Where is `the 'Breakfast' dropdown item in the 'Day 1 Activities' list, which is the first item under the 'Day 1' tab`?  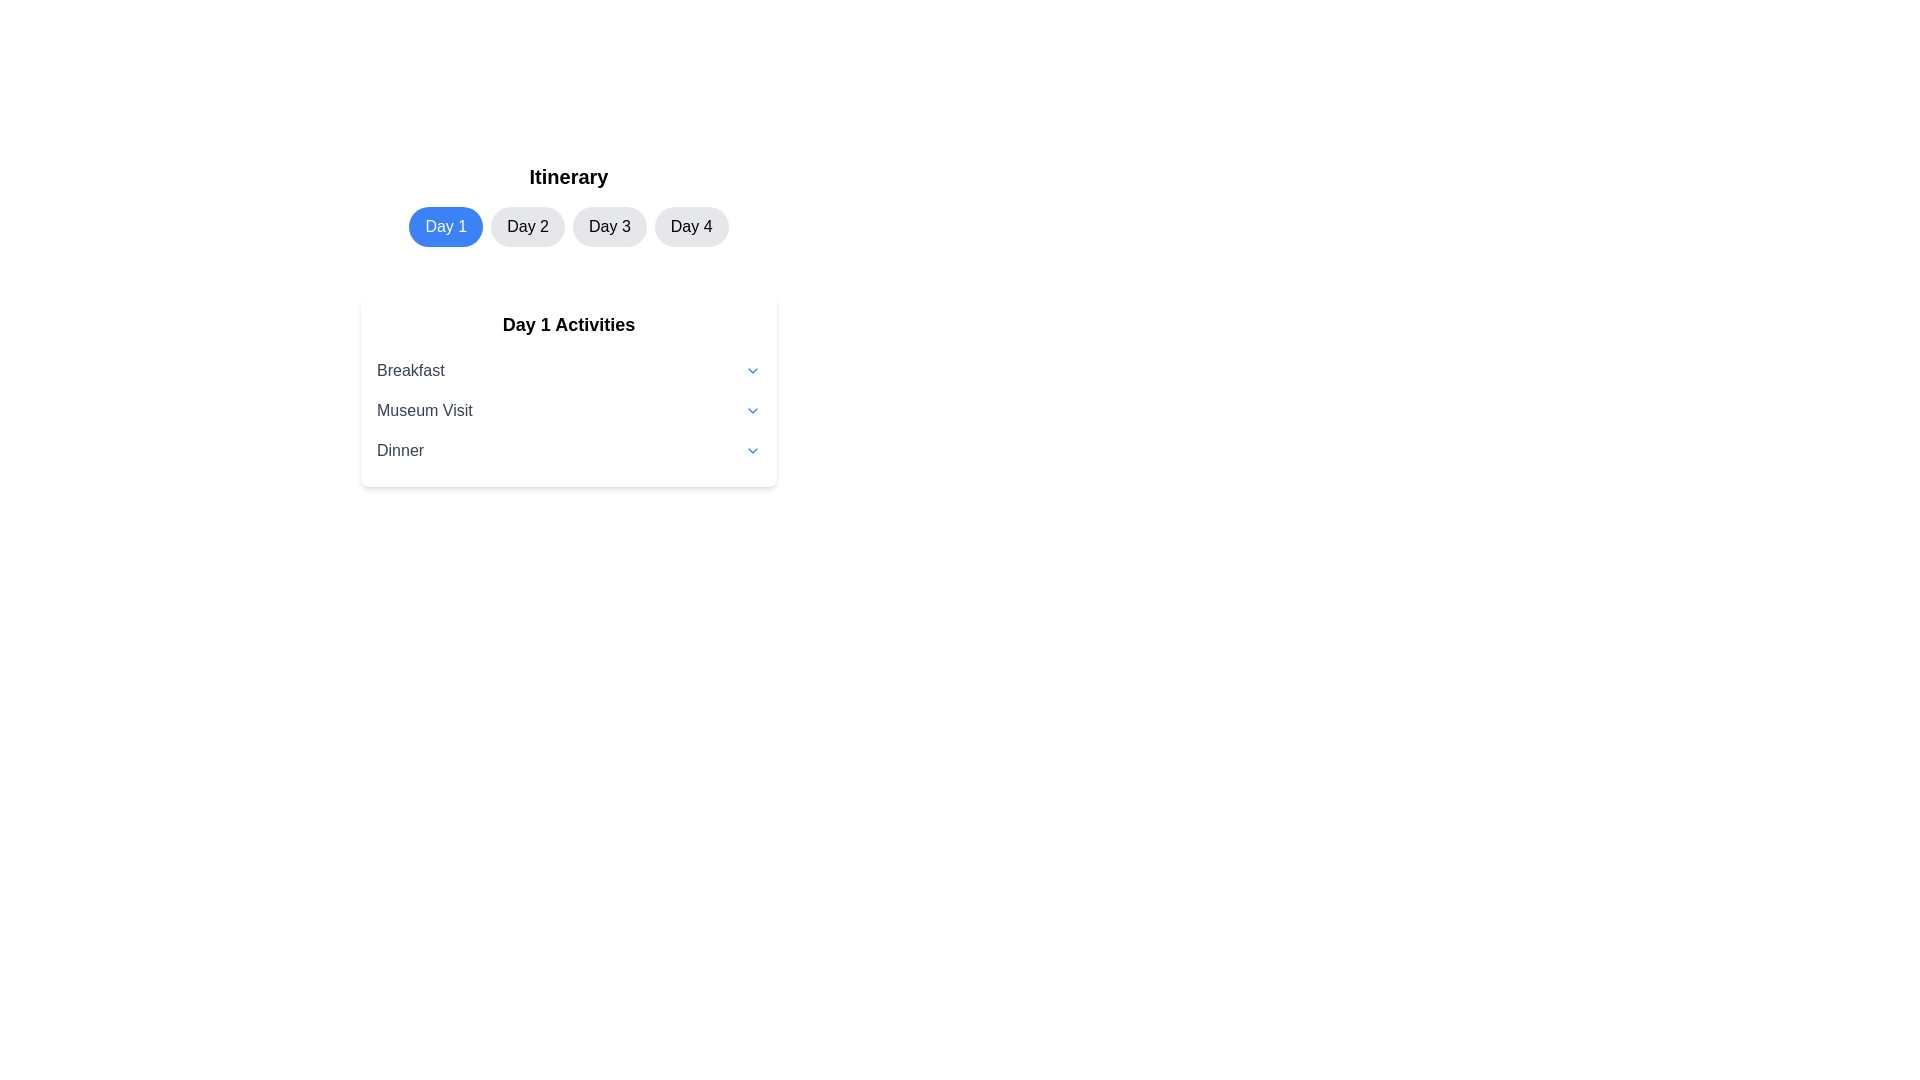
the 'Breakfast' dropdown item in the 'Day 1 Activities' list, which is the first item under the 'Day 1' tab is located at coordinates (568, 370).